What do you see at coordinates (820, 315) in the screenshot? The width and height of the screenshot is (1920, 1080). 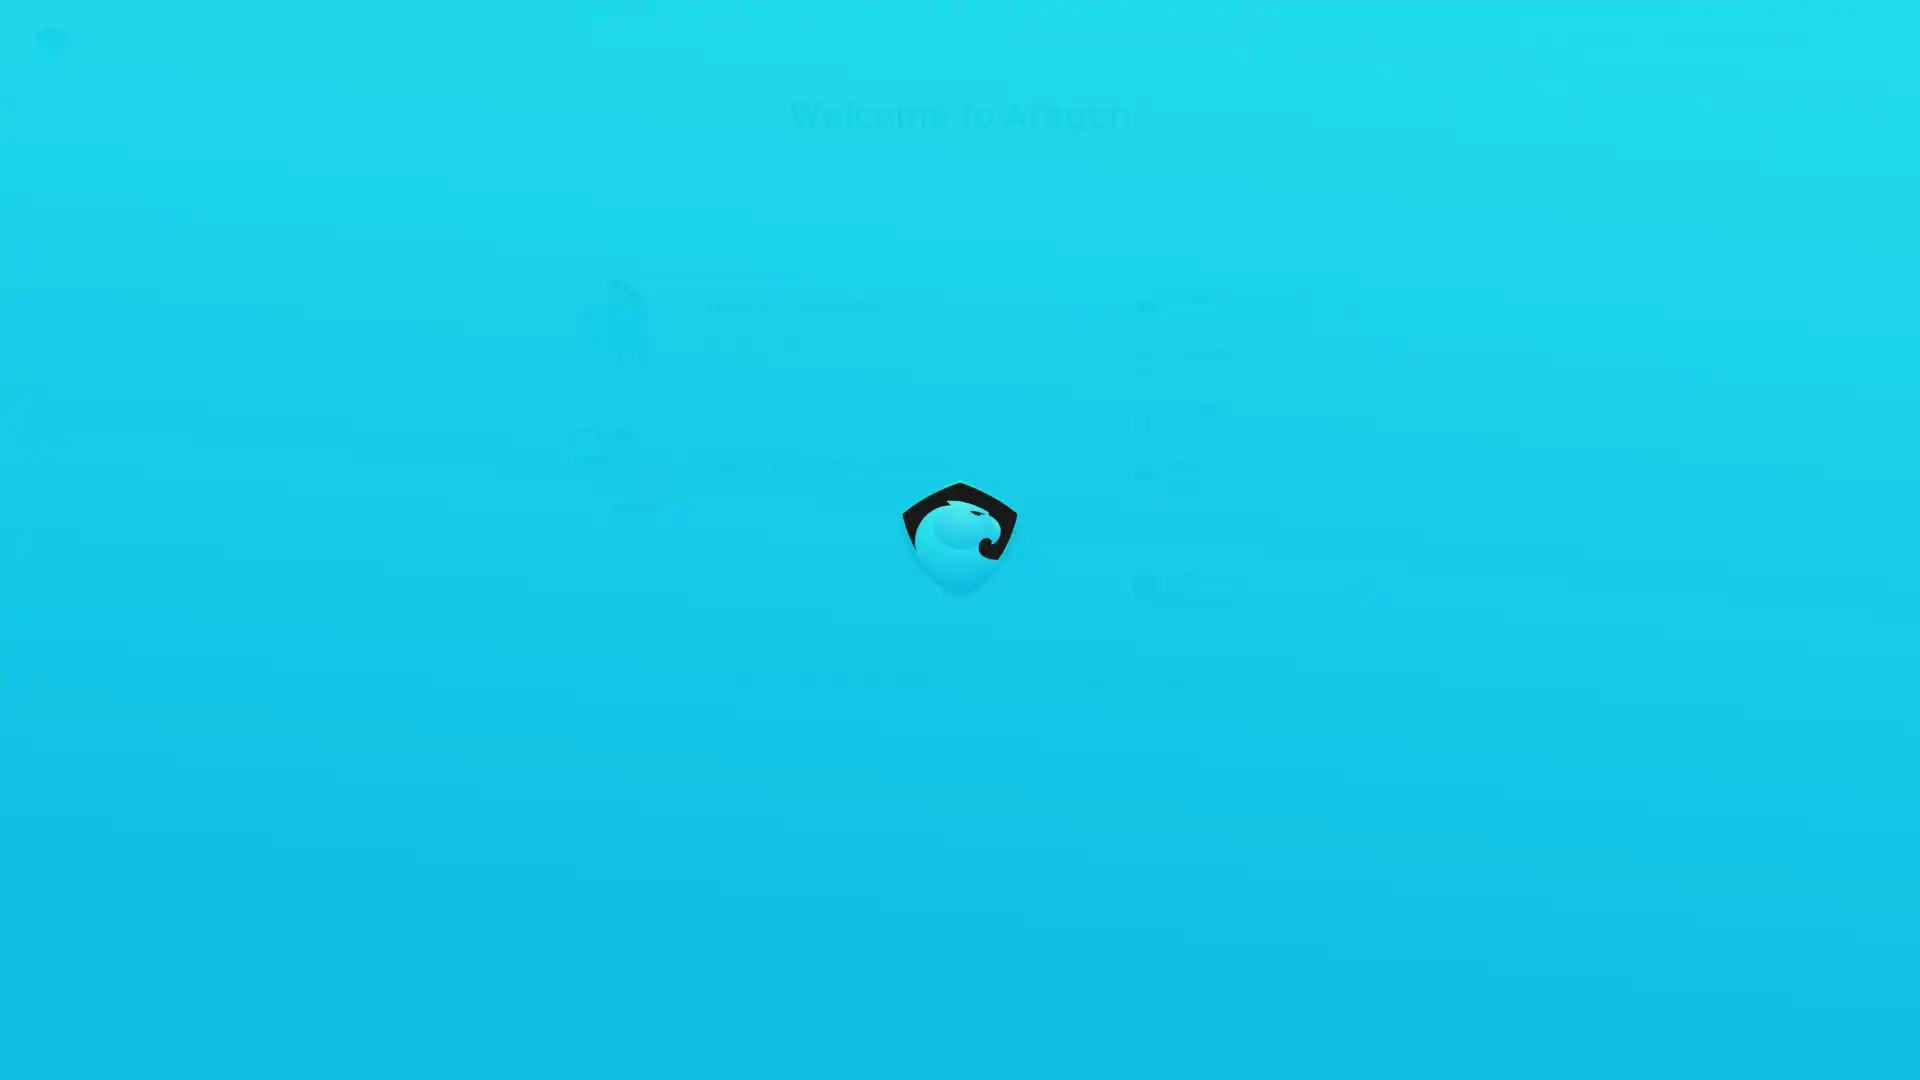 I see `Create an organization Start your organization with Aragon` at bounding box center [820, 315].